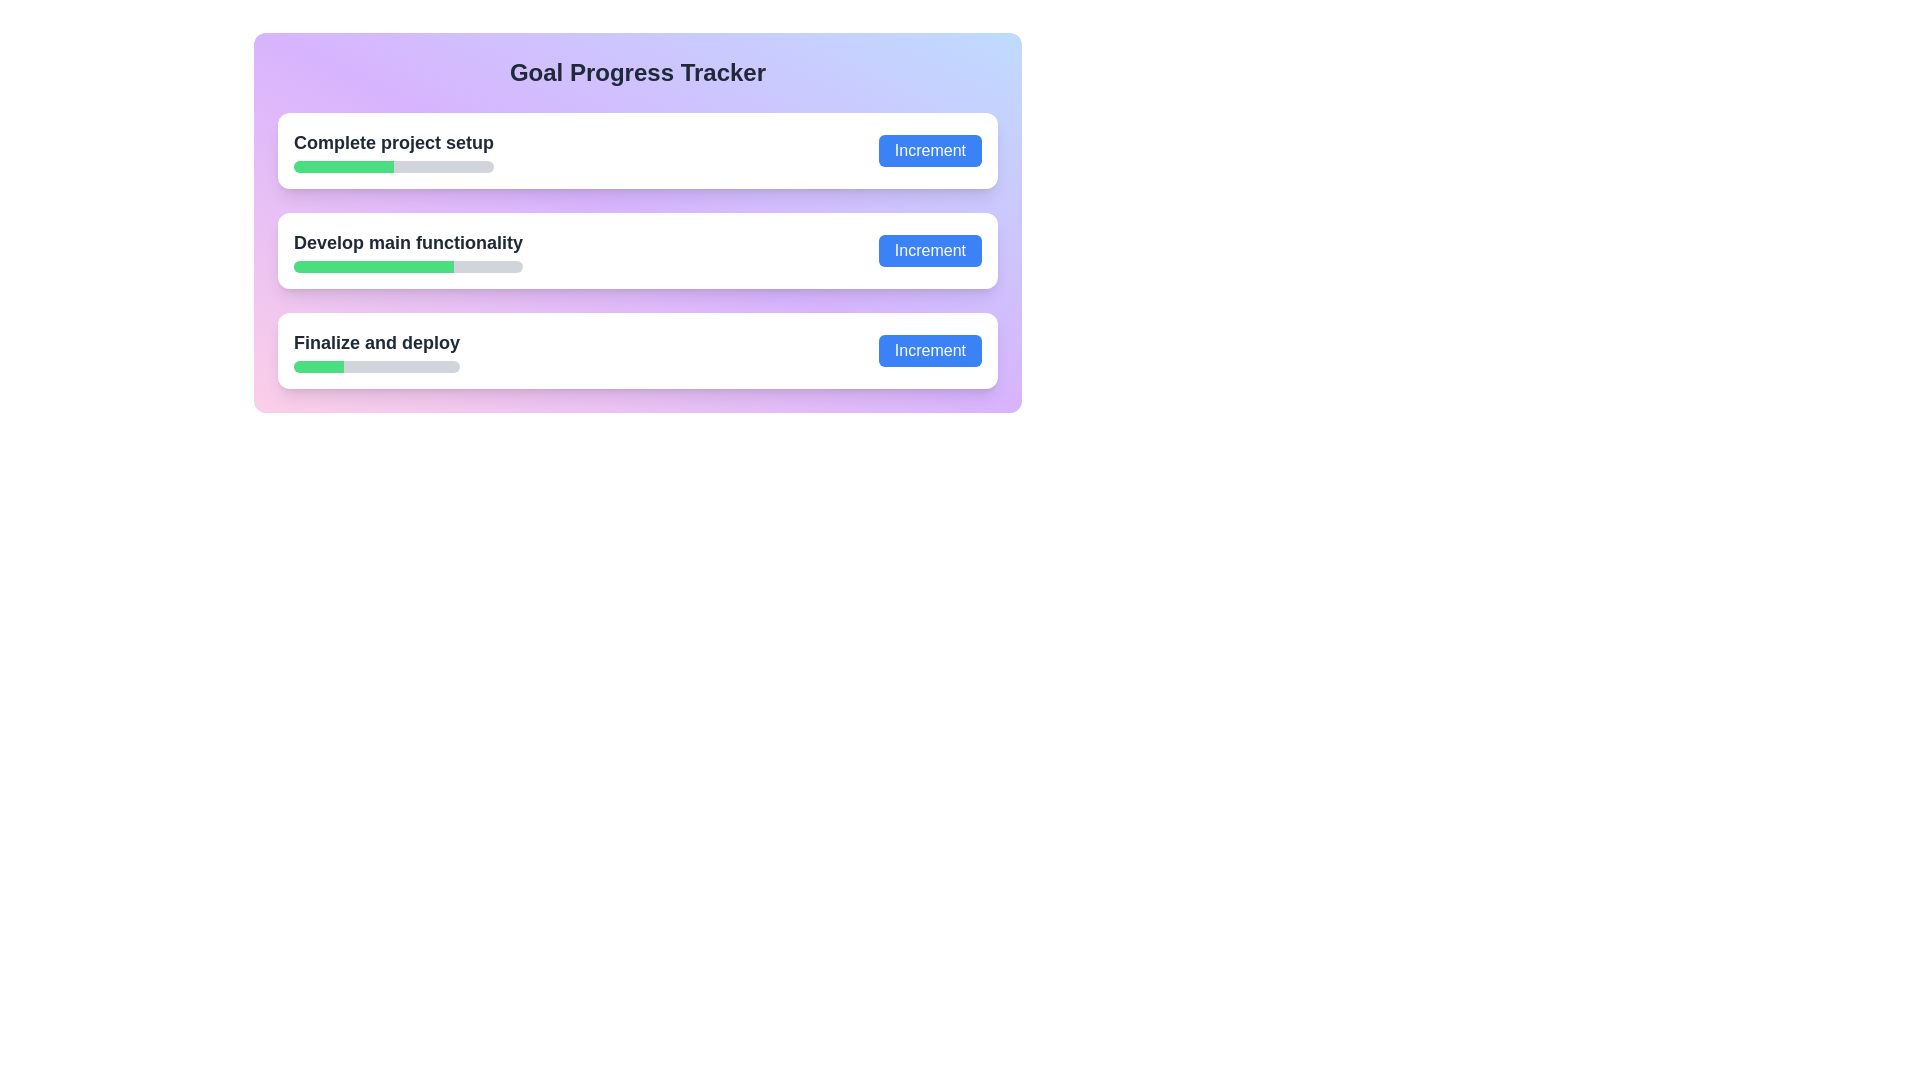 The height and width of the screenshot is (1080, 1920). I want to click on the 'Increment' button in the topmost card, so click(929, 149).